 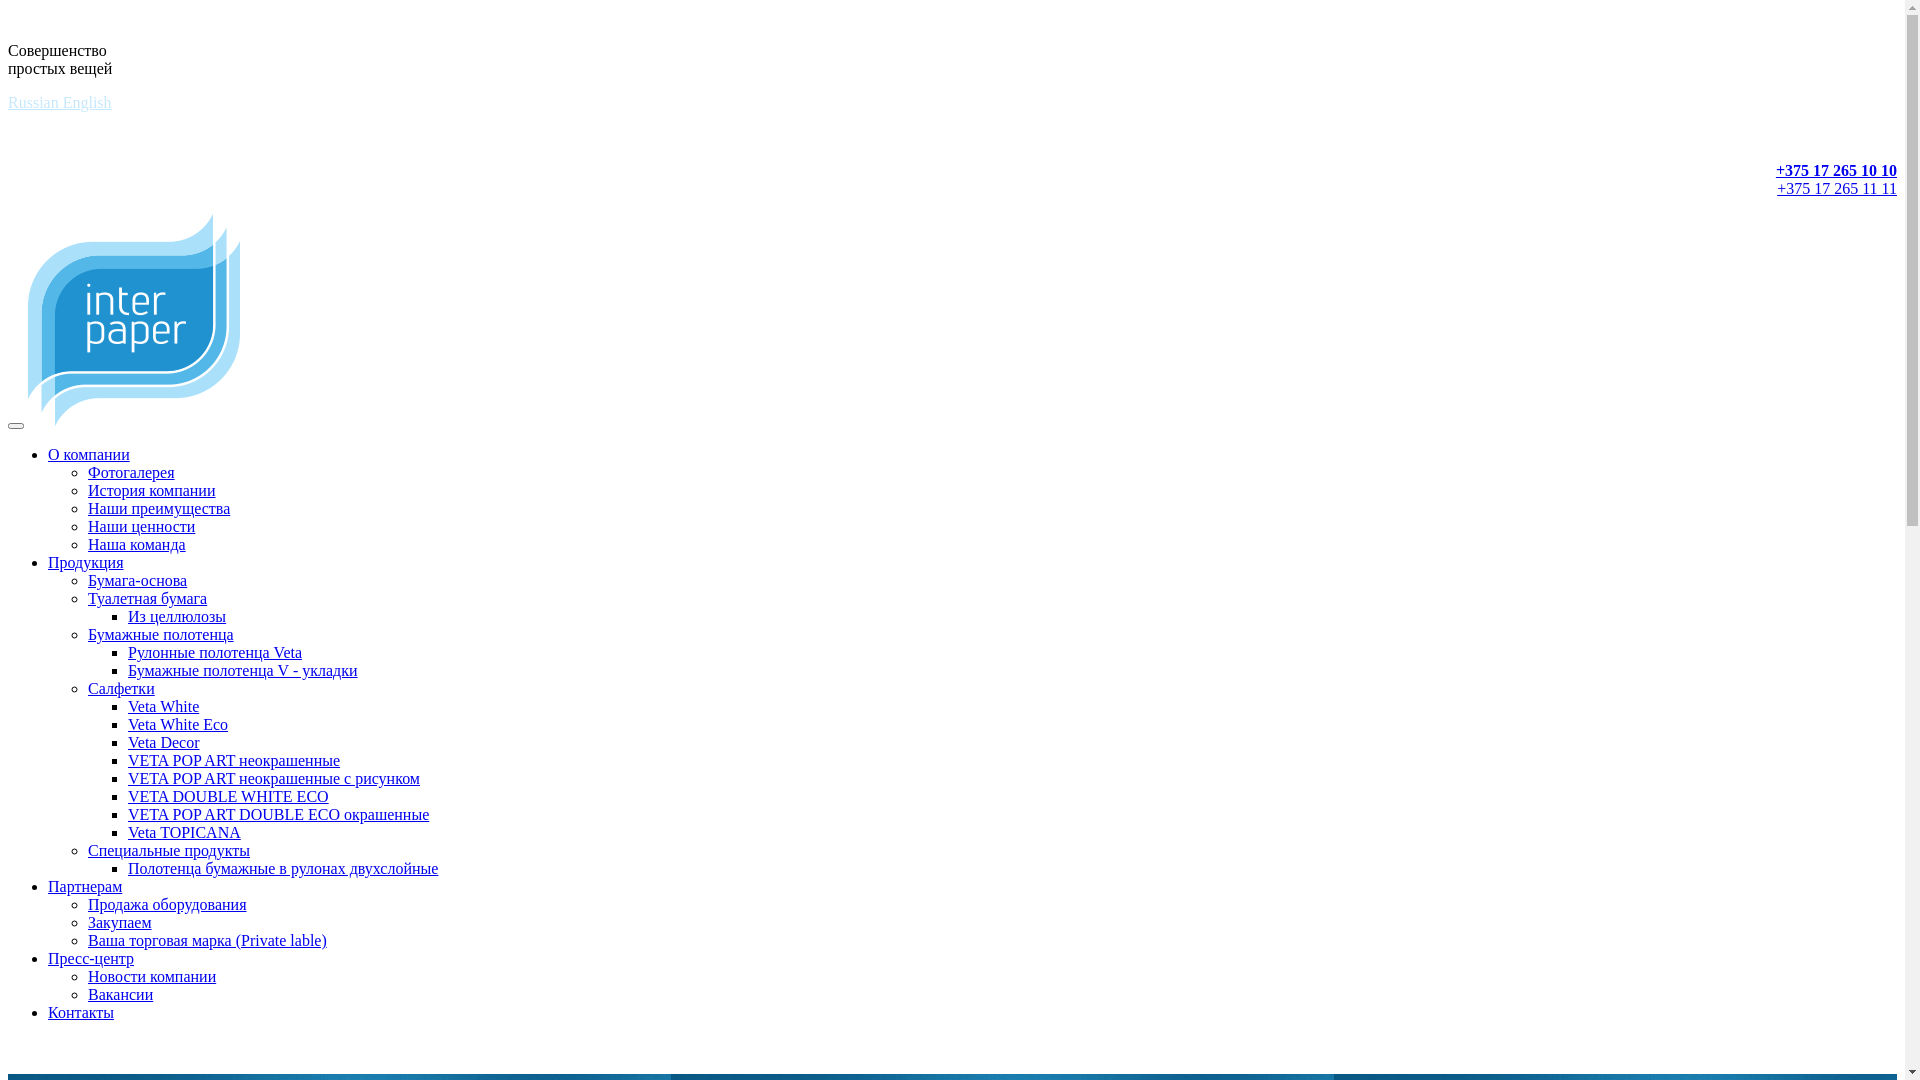 I want to click on 'Russian', so click(x=35, y=102).